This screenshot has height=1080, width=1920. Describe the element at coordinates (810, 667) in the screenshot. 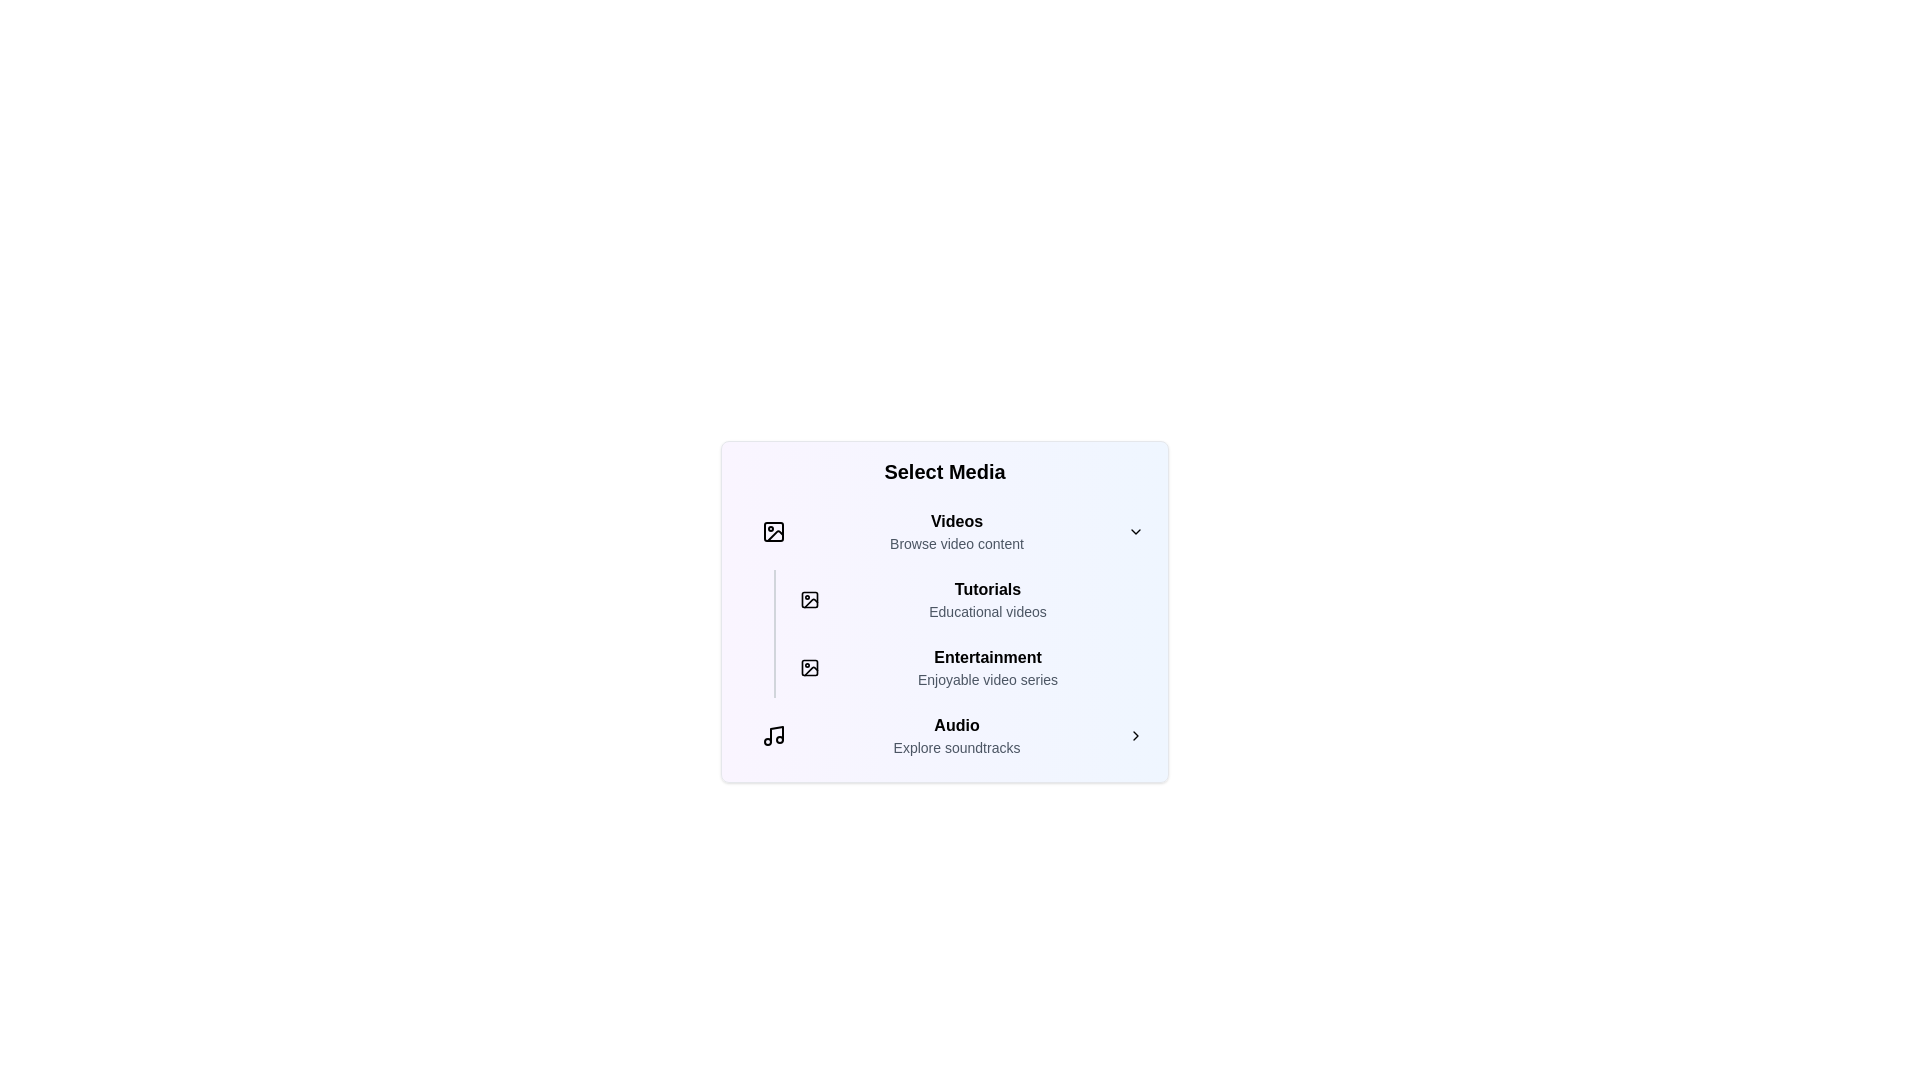

I see `the 'Entertainment' icon located on the left side of the 'Entertainment' menu option` at that location.